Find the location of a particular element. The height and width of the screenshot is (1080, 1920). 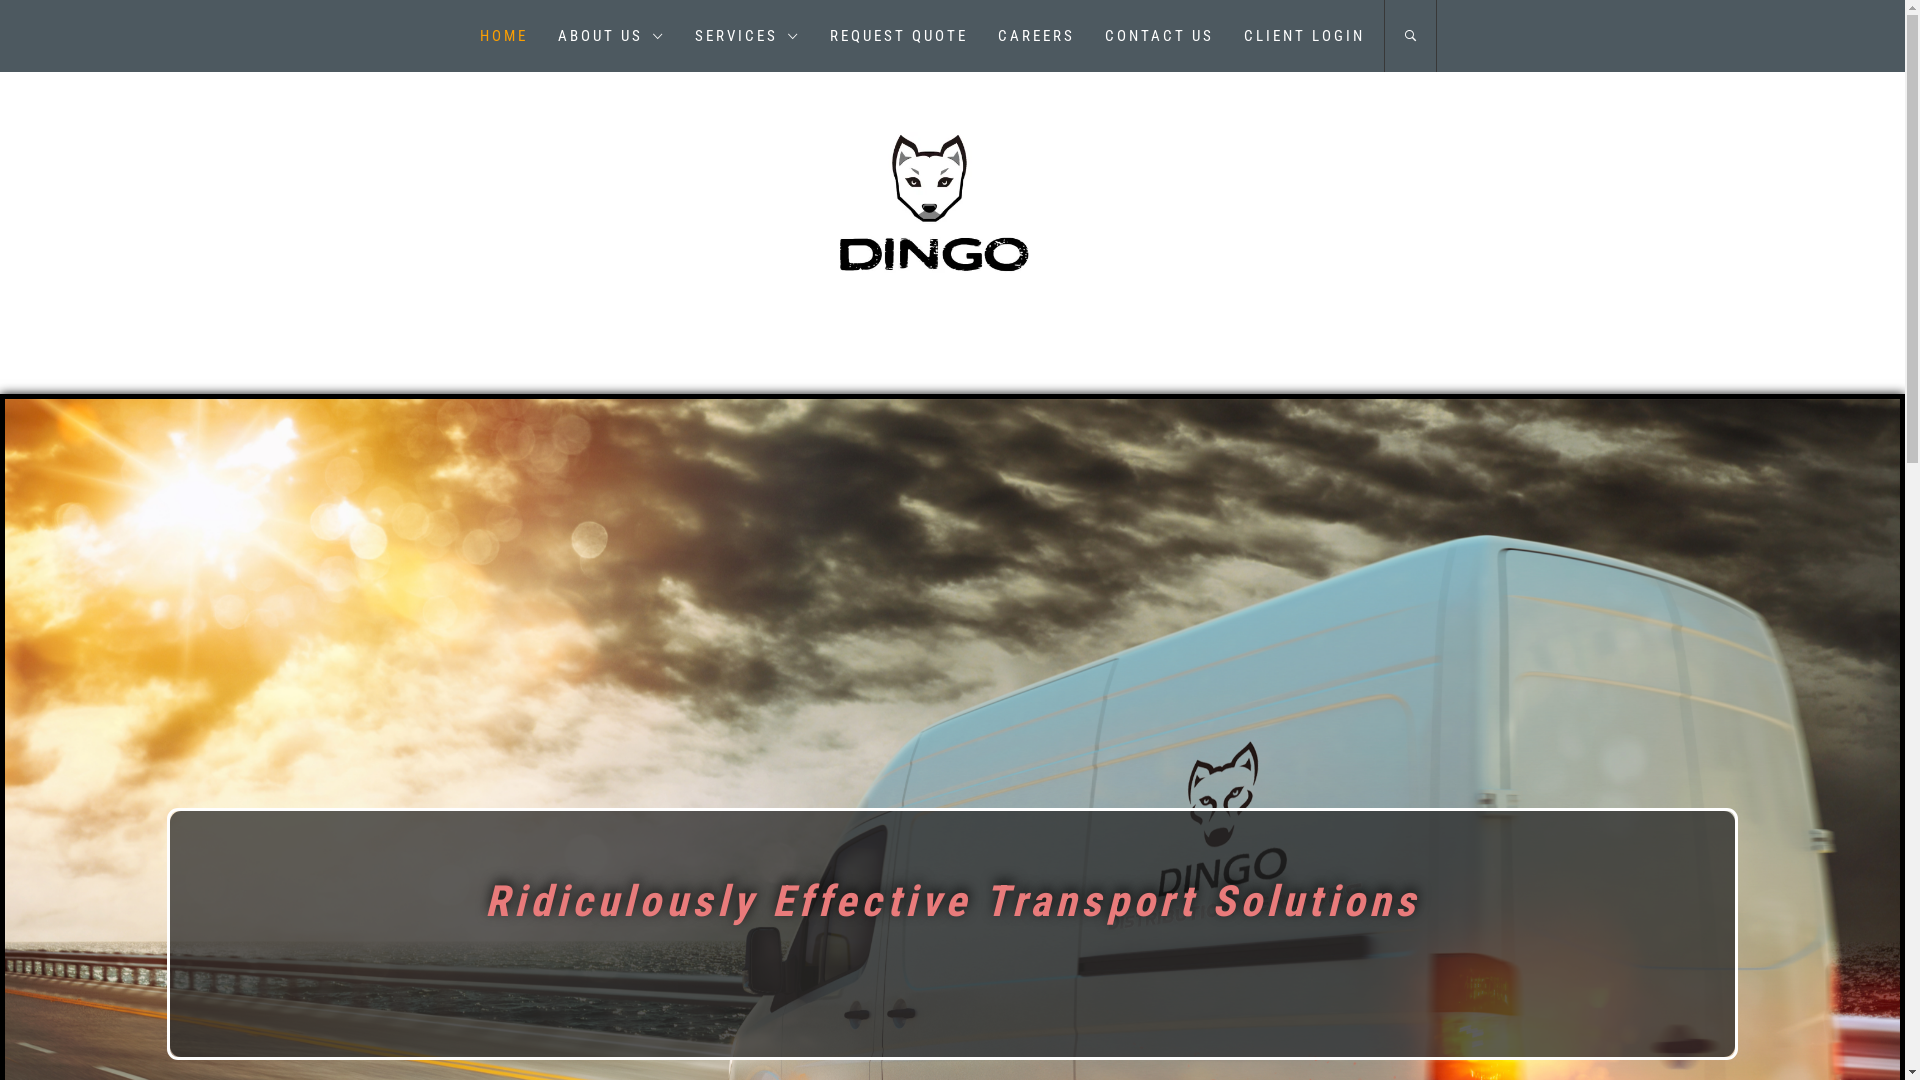

'ABOUT US' is located at coordinates (542, 35).